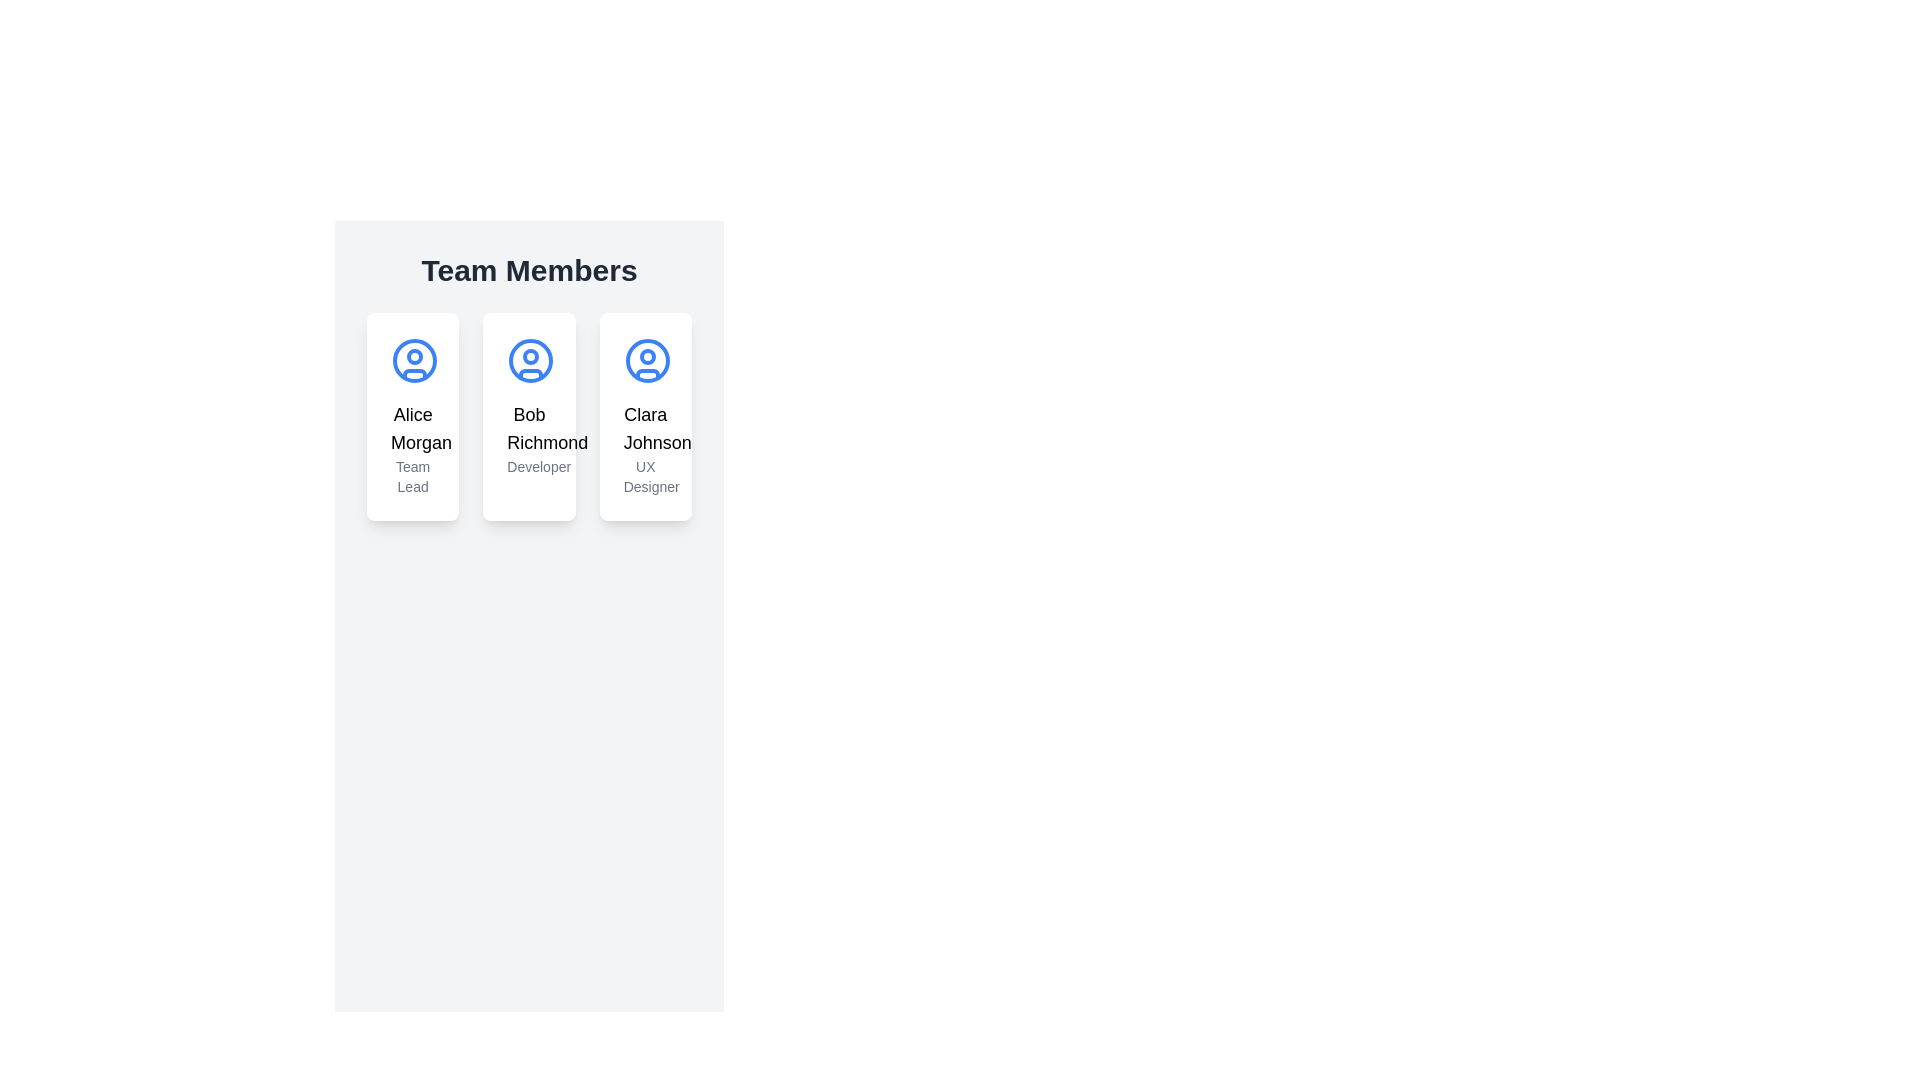  I want to click on the Card component for Clara Johnson, which is the third card in a row of three, featuring a white background, rounded corners, and blue accents, positioned to the far right of the layout grid, so click(645, 415).